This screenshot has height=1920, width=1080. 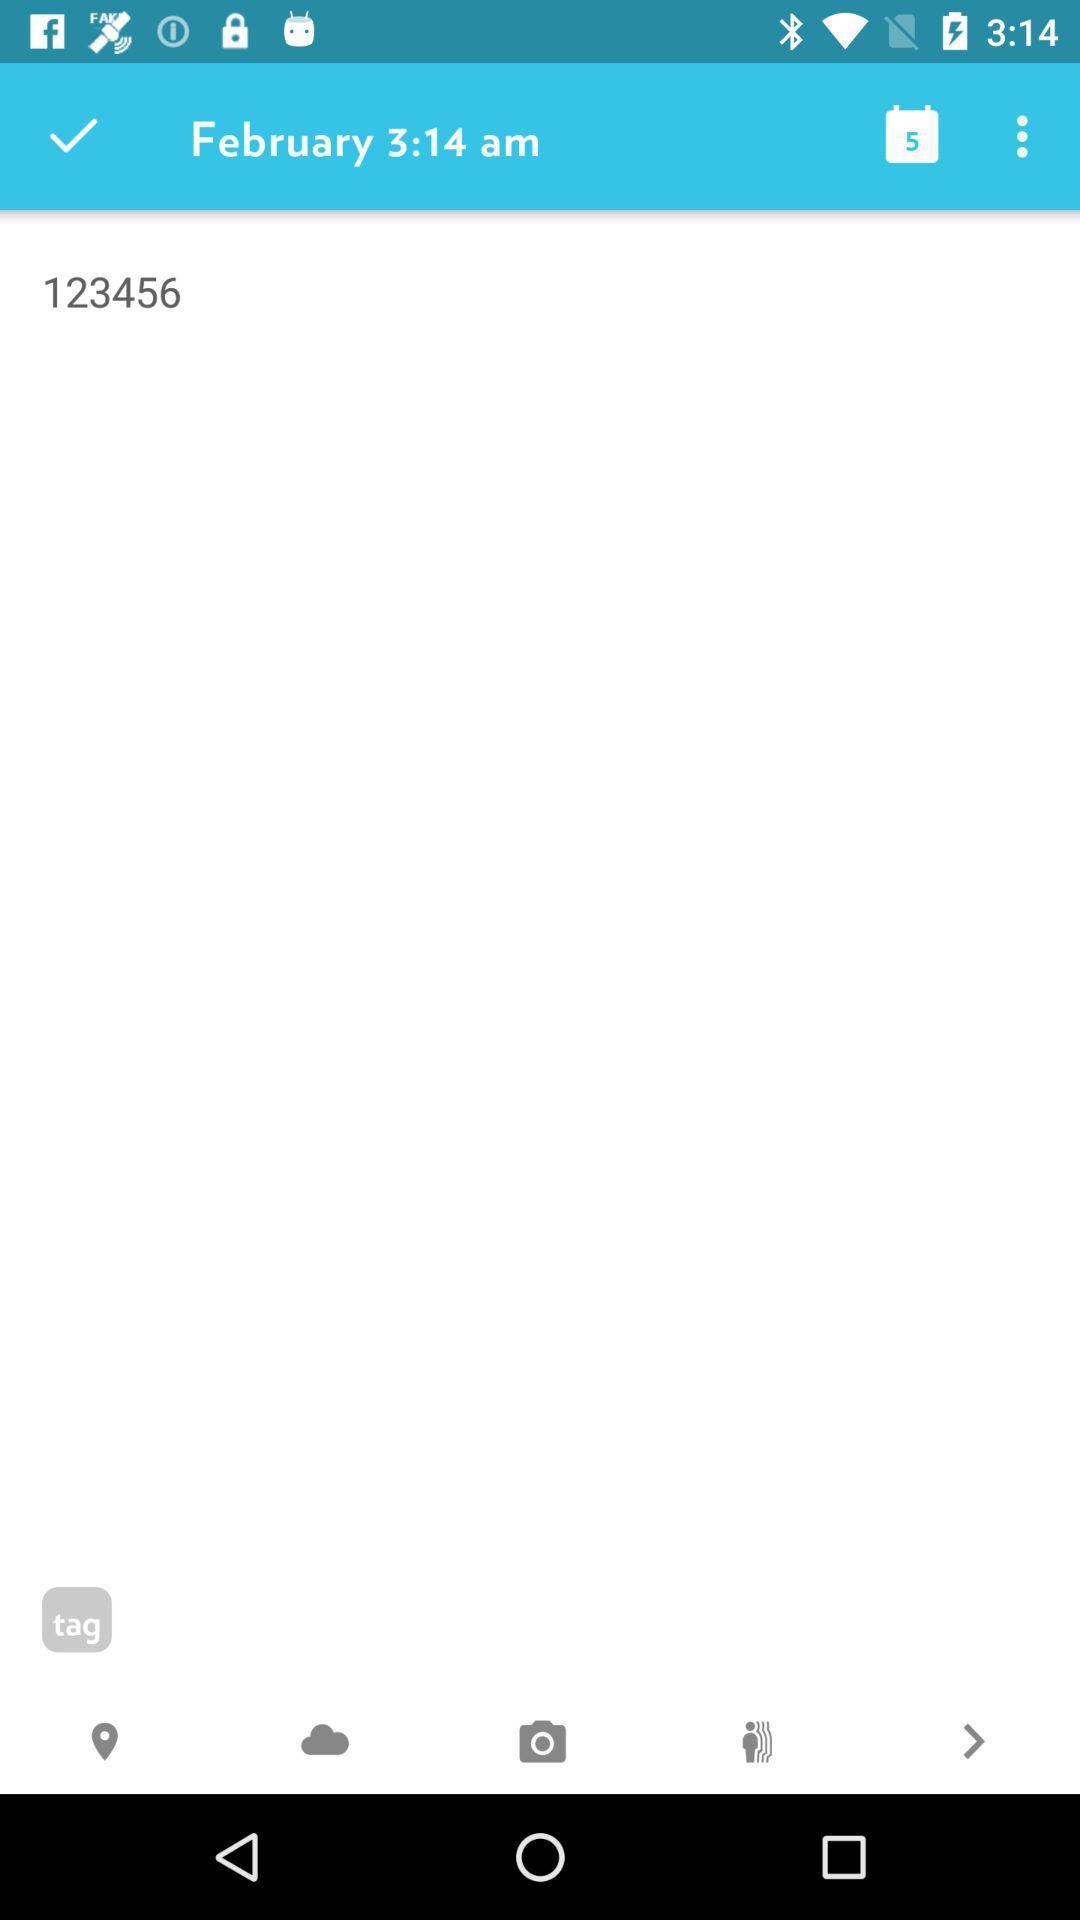 What do you see at coordinates (108, 1743) in the screenshot?
I see `the item next to j item` at bounding box center [108, 1743].